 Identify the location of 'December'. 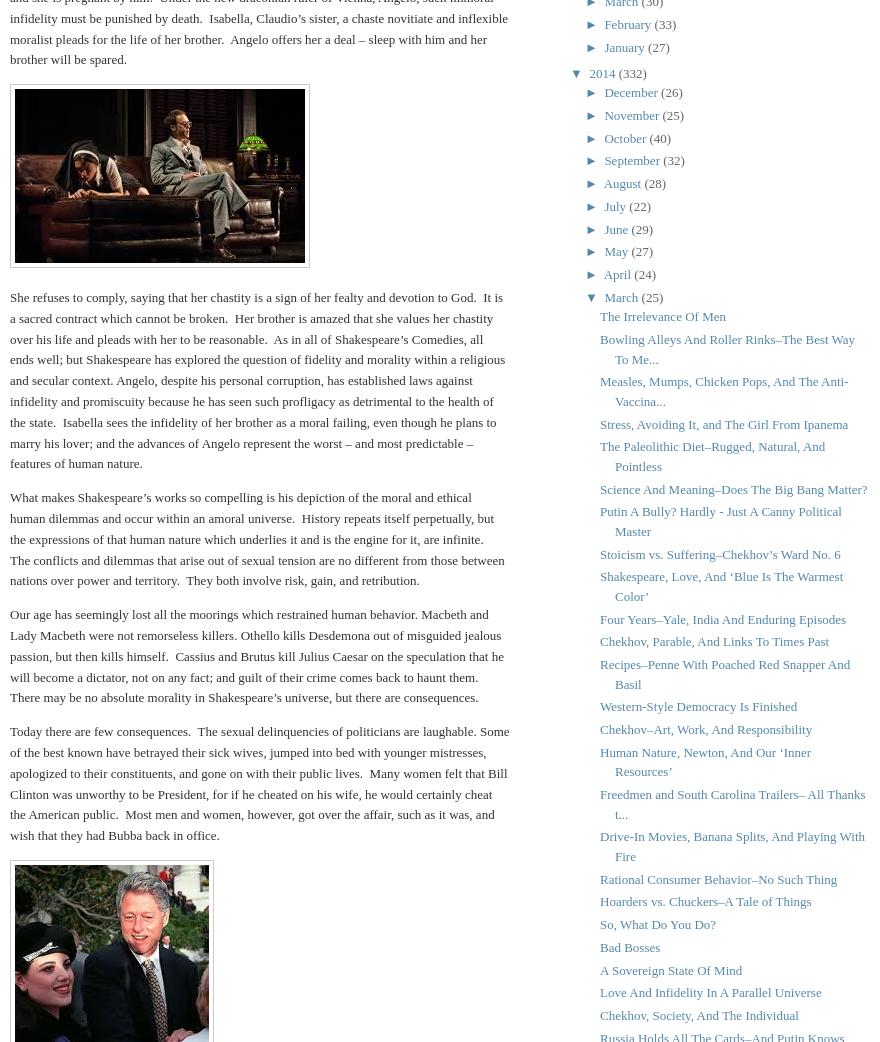
(632, 92).